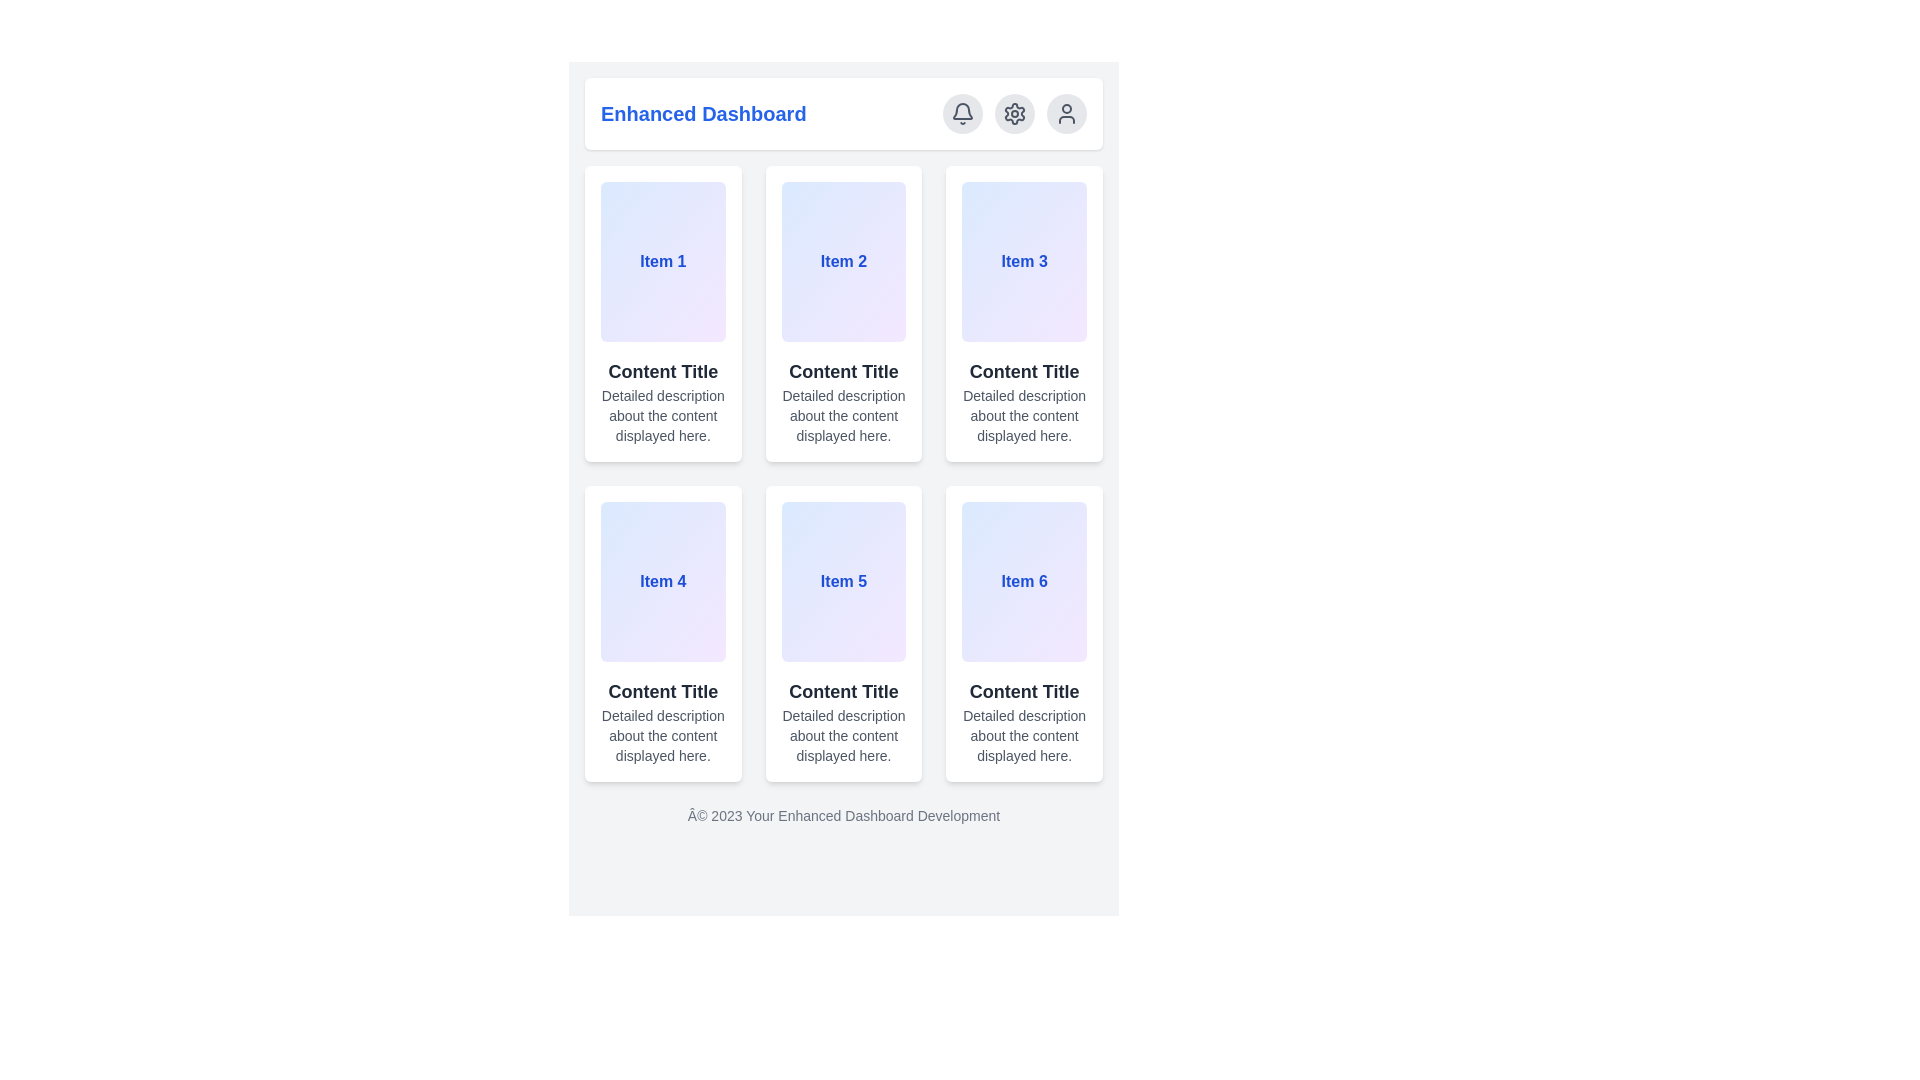  What do you see at coordinates (963, 114) in the screenshot?
I see `the circular icon button with a bell symbol on the top-right of the header` at bounding box center [963, 114].